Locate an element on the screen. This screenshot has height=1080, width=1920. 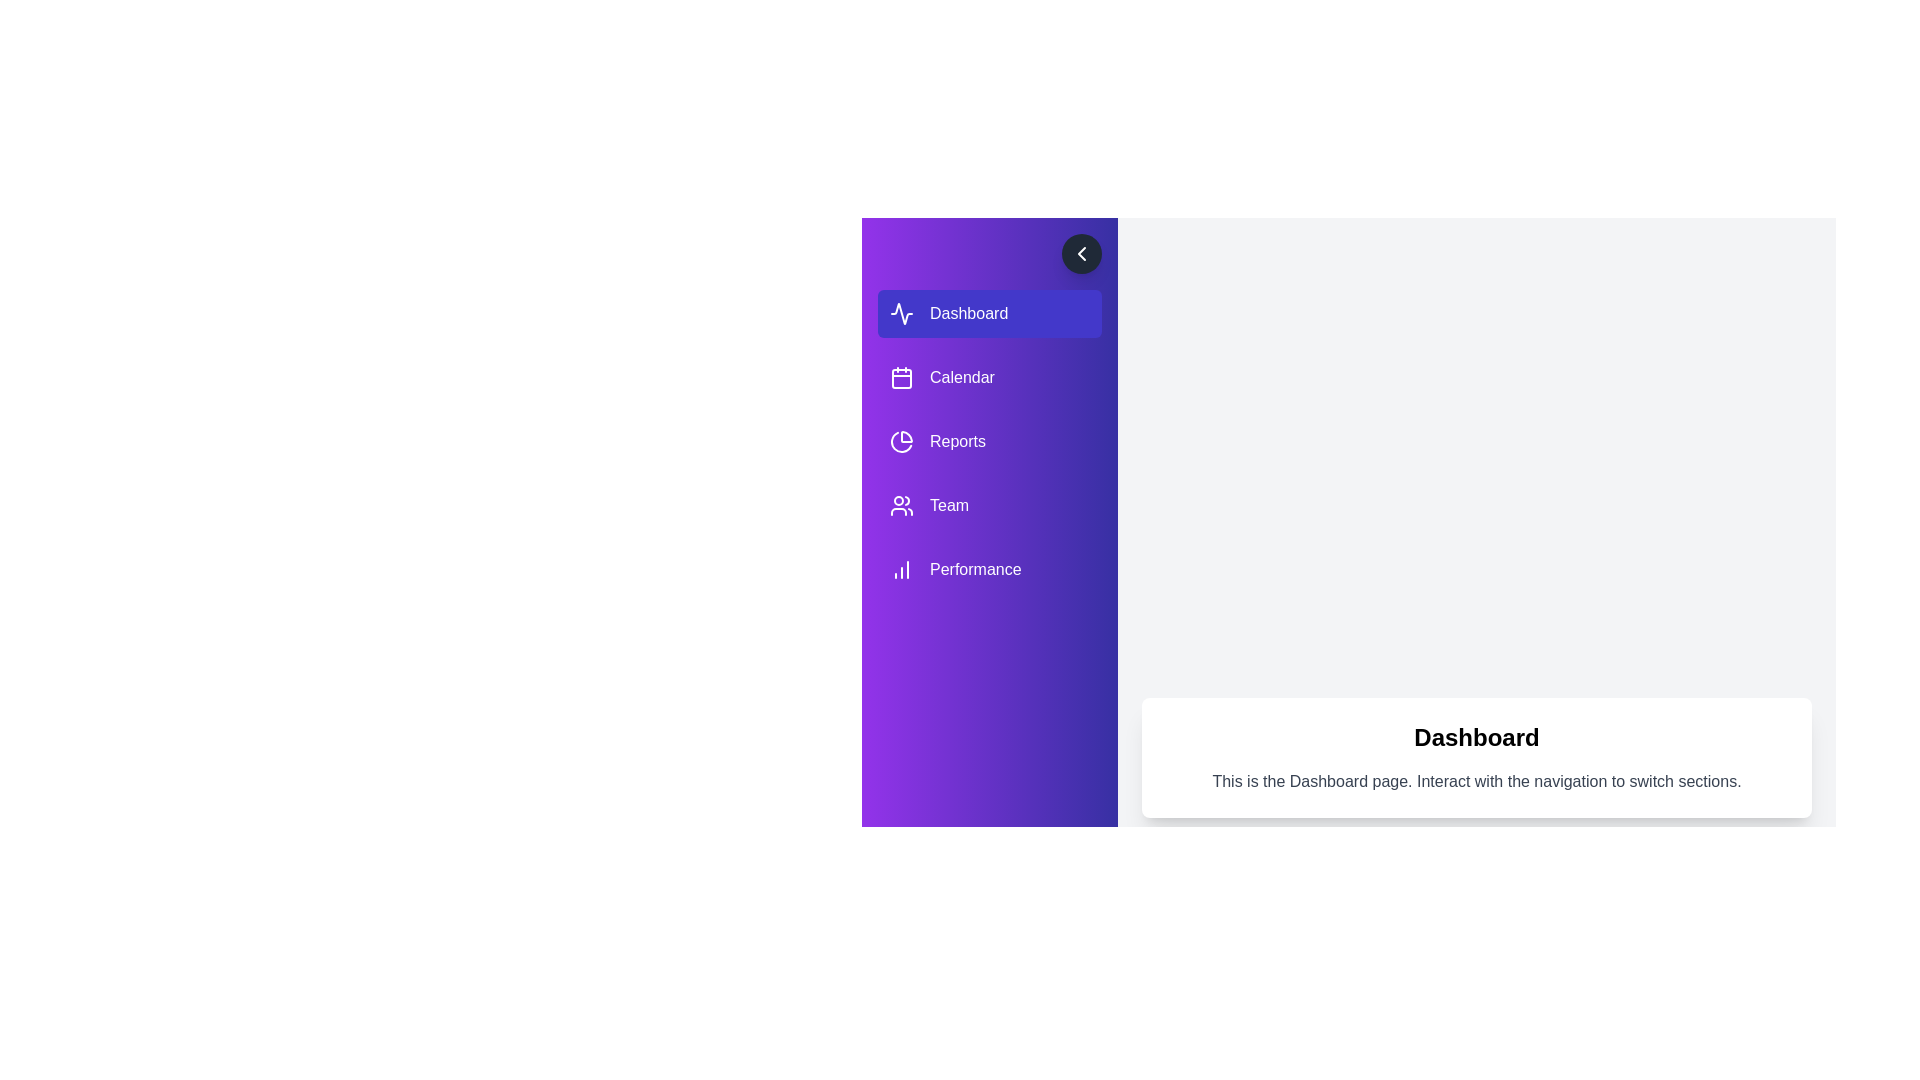
the navigation item labeled Calendar is located at coordinates (989, 378).